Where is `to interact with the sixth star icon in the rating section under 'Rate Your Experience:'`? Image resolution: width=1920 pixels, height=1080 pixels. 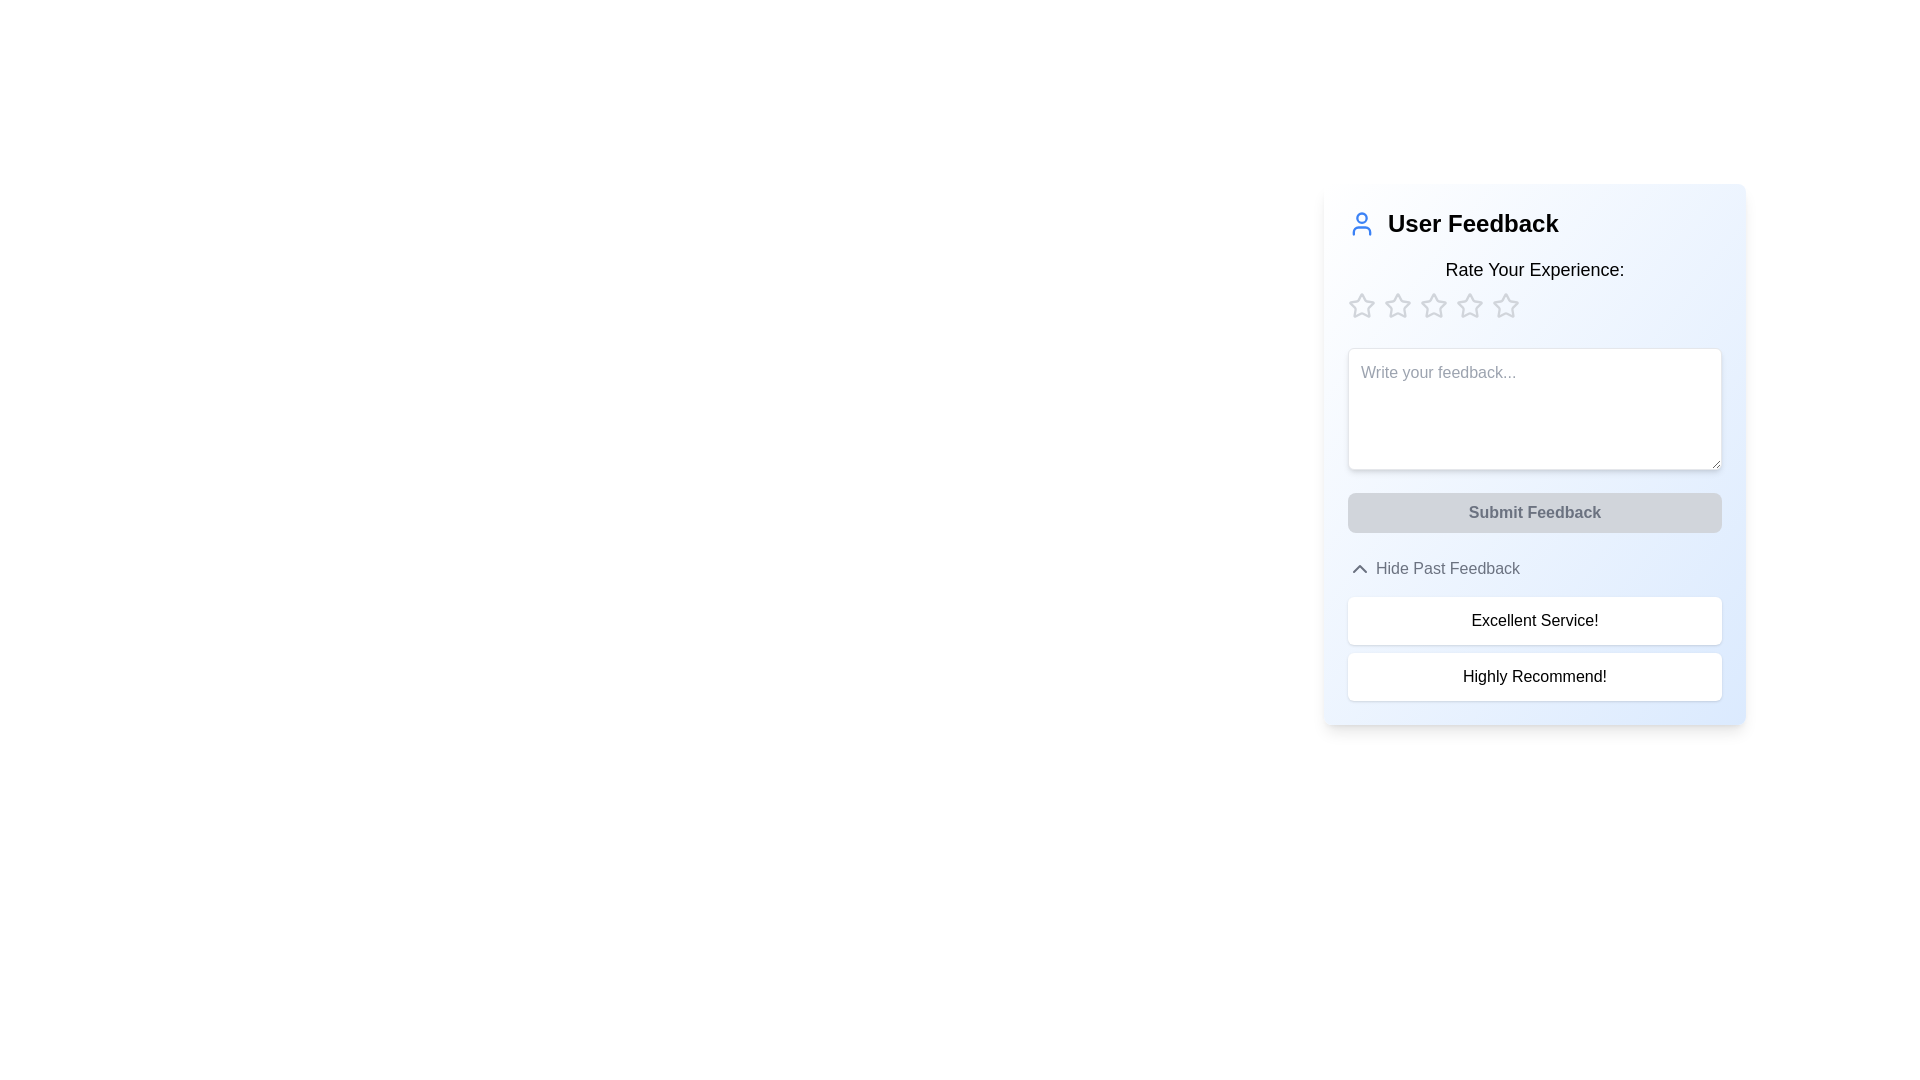 to interact with the sixth star icon in the rating section under 'Rate Your Experience:' is located at coordinates (1506, 305).